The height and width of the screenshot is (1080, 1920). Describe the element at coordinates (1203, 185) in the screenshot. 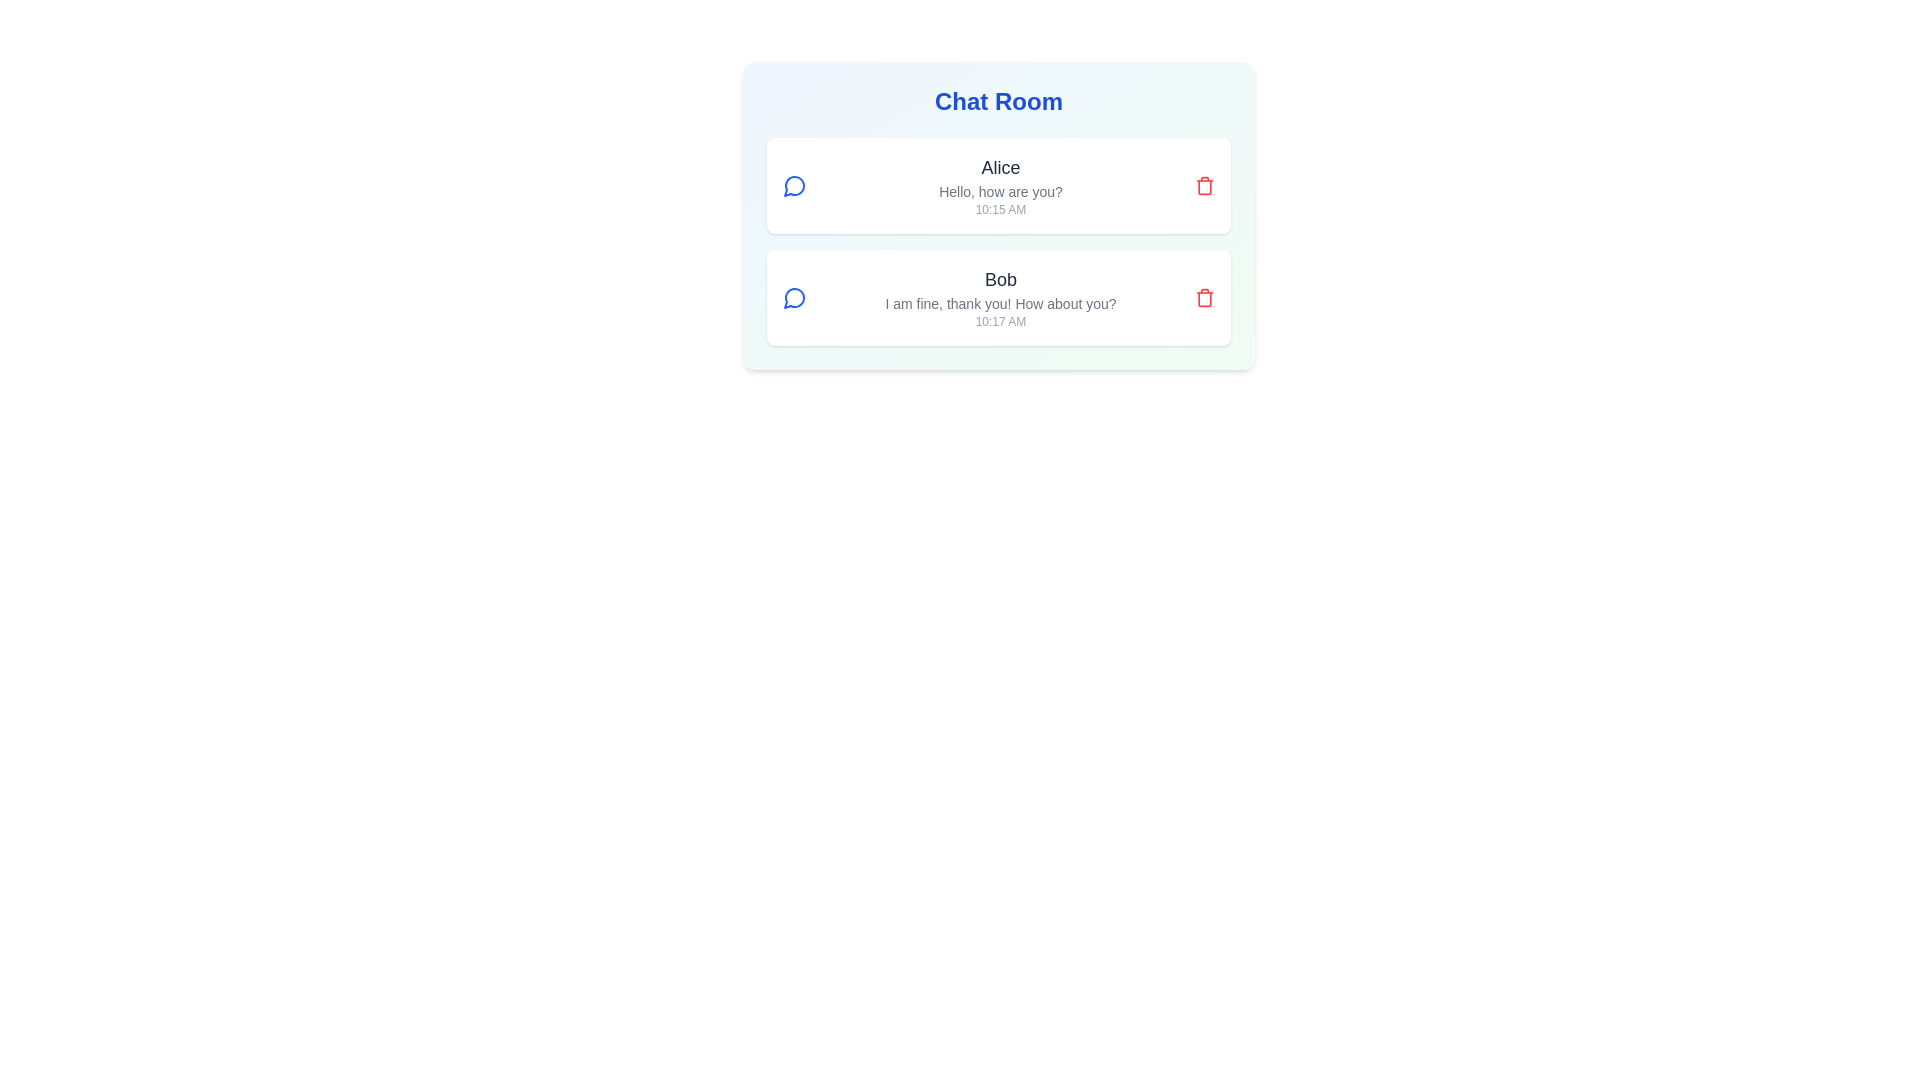

I see `delete button for the message authored by Alice` at that location.